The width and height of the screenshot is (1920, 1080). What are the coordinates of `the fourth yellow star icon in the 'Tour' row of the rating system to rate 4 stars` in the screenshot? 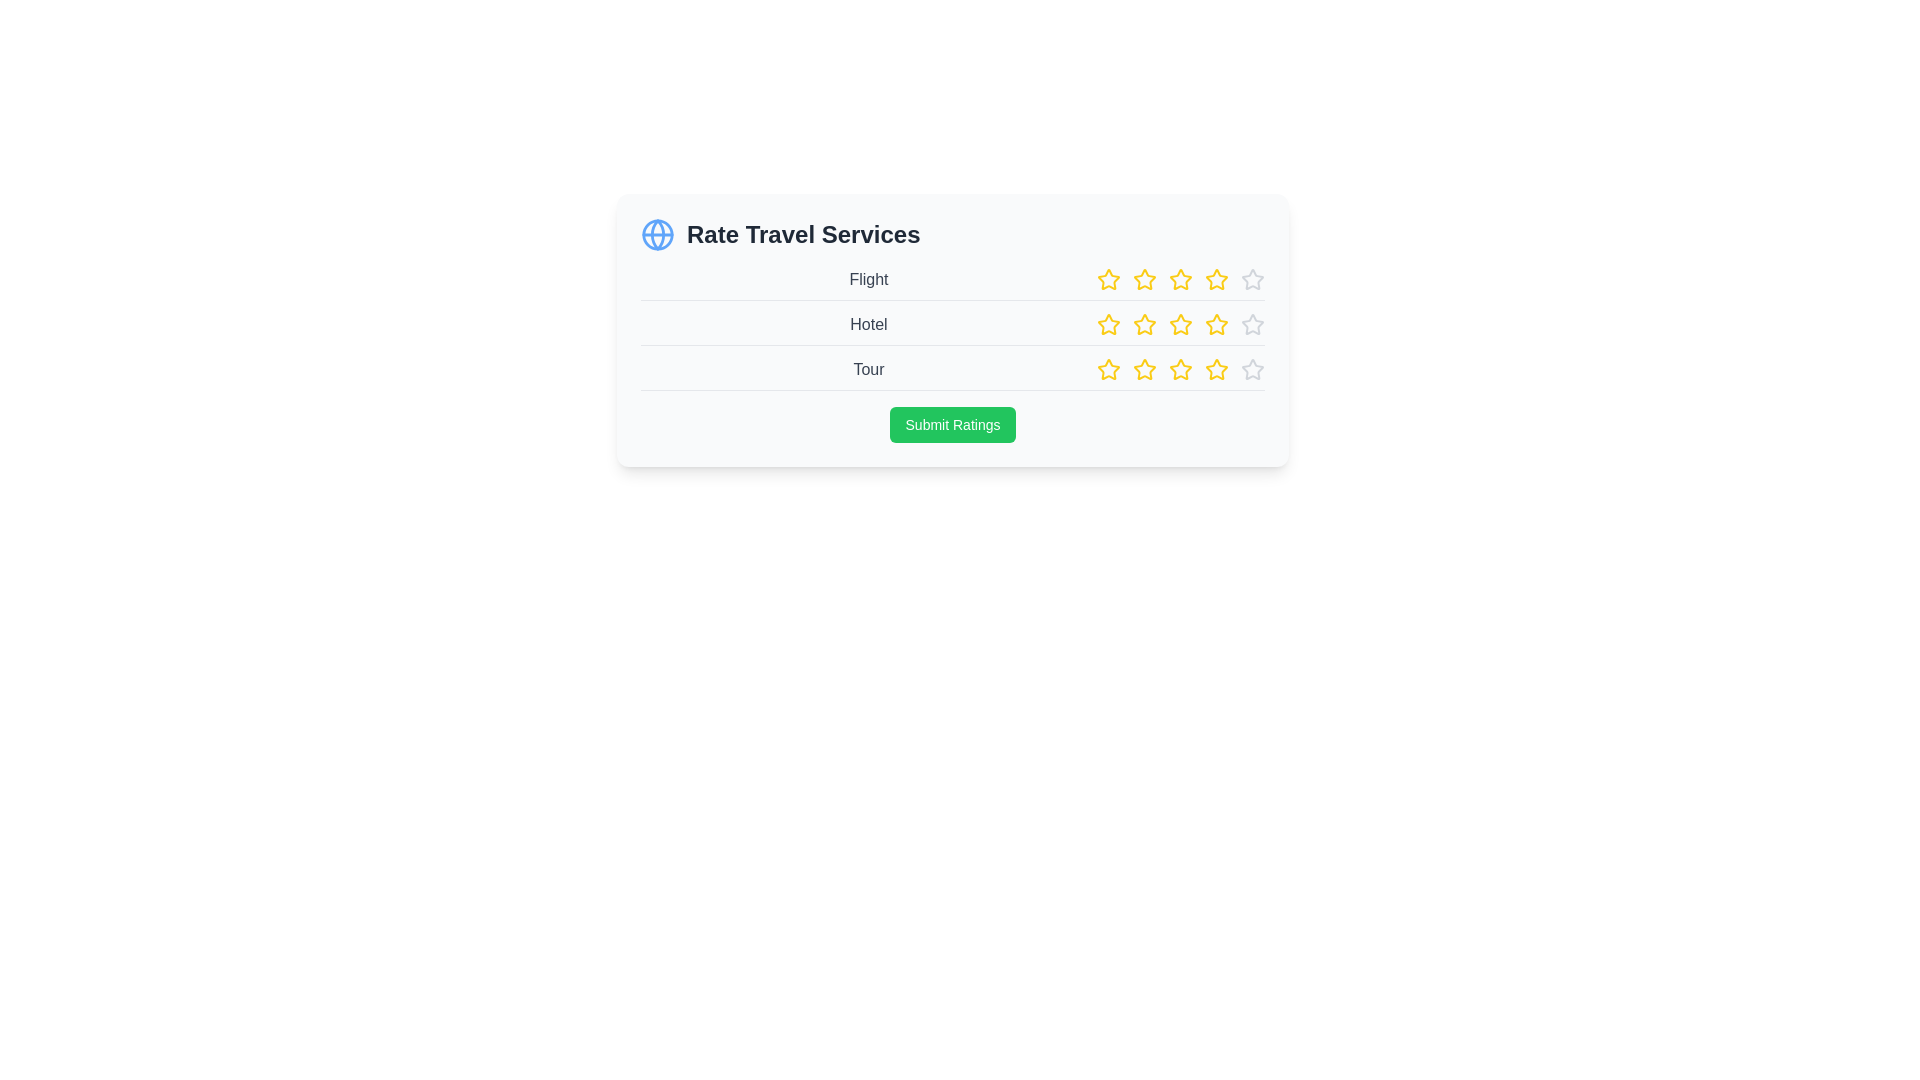 It's located at (1180, 370).